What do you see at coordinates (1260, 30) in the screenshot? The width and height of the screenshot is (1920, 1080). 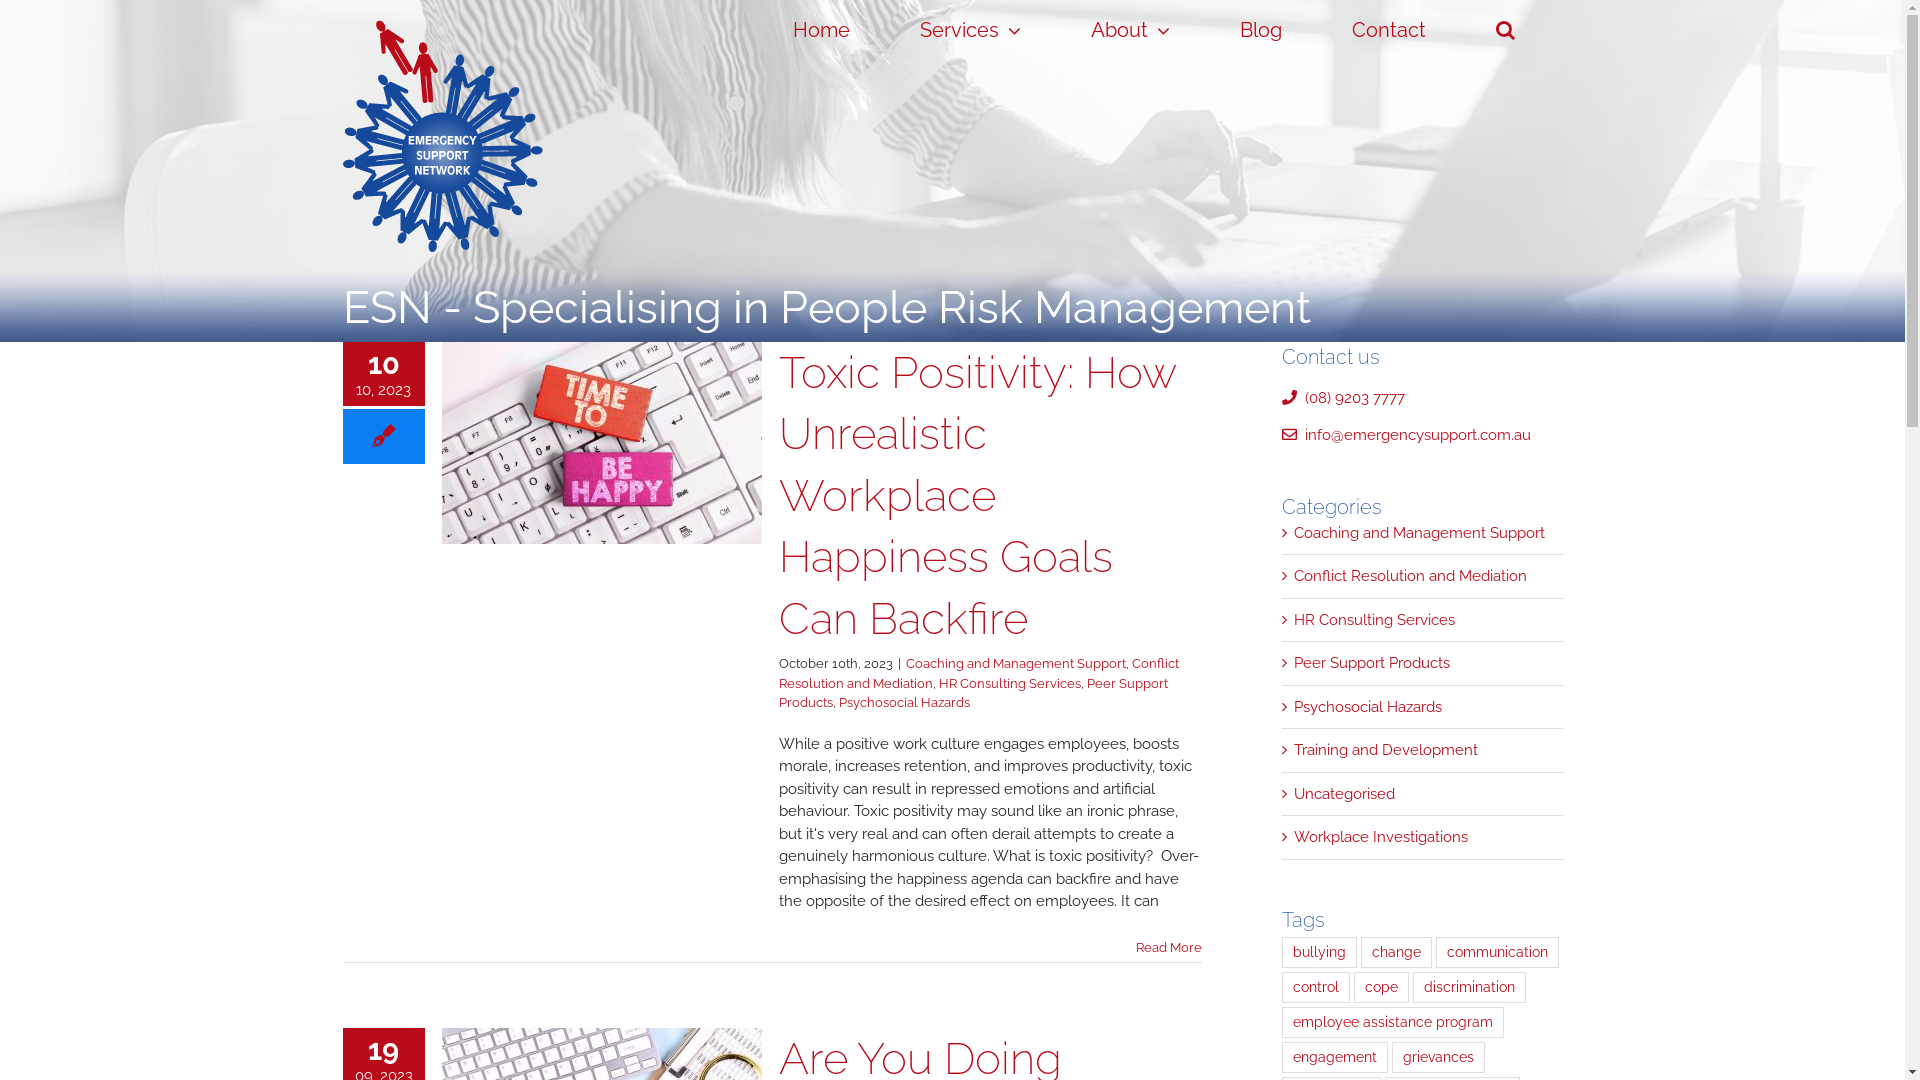 I see `'Blog'` at bounding box center [1260, 30].